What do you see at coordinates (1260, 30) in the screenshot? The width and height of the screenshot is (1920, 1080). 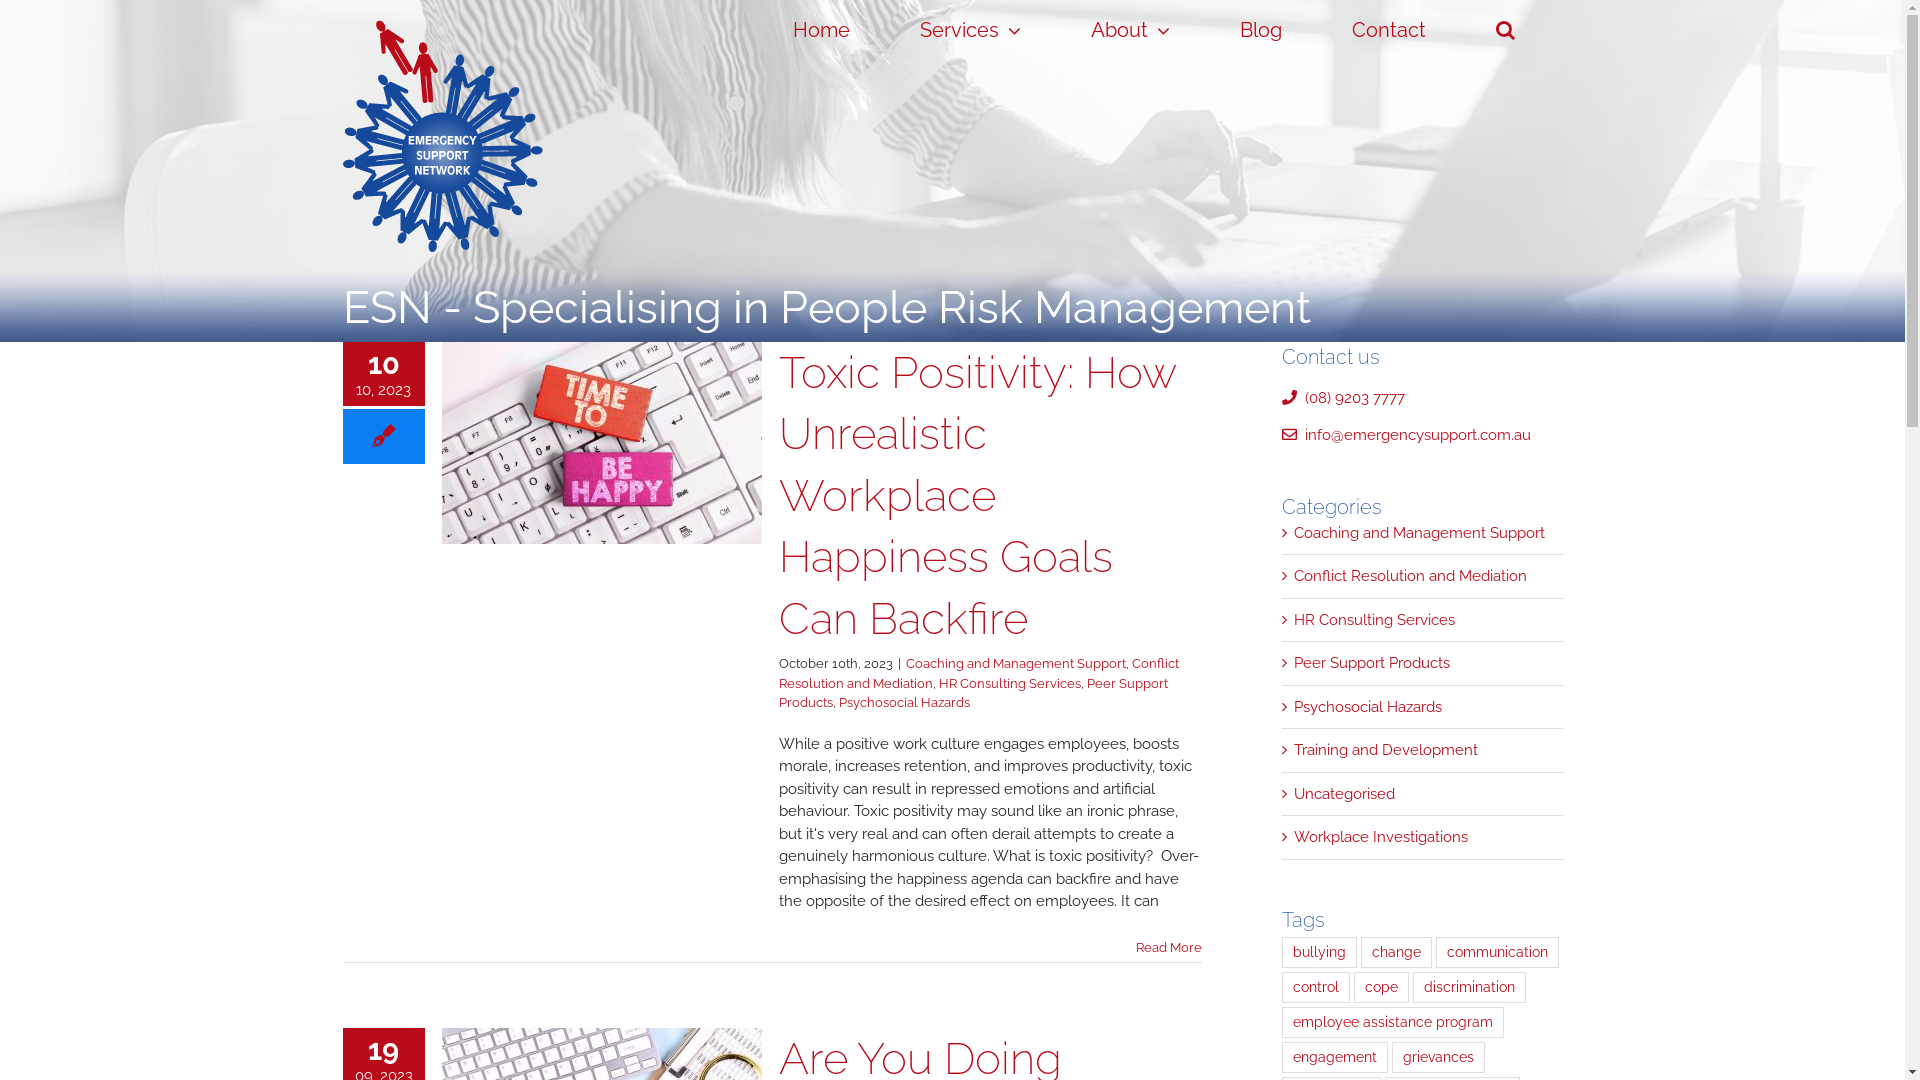 I see `'Blog'` at bounding box center [1260, 30].